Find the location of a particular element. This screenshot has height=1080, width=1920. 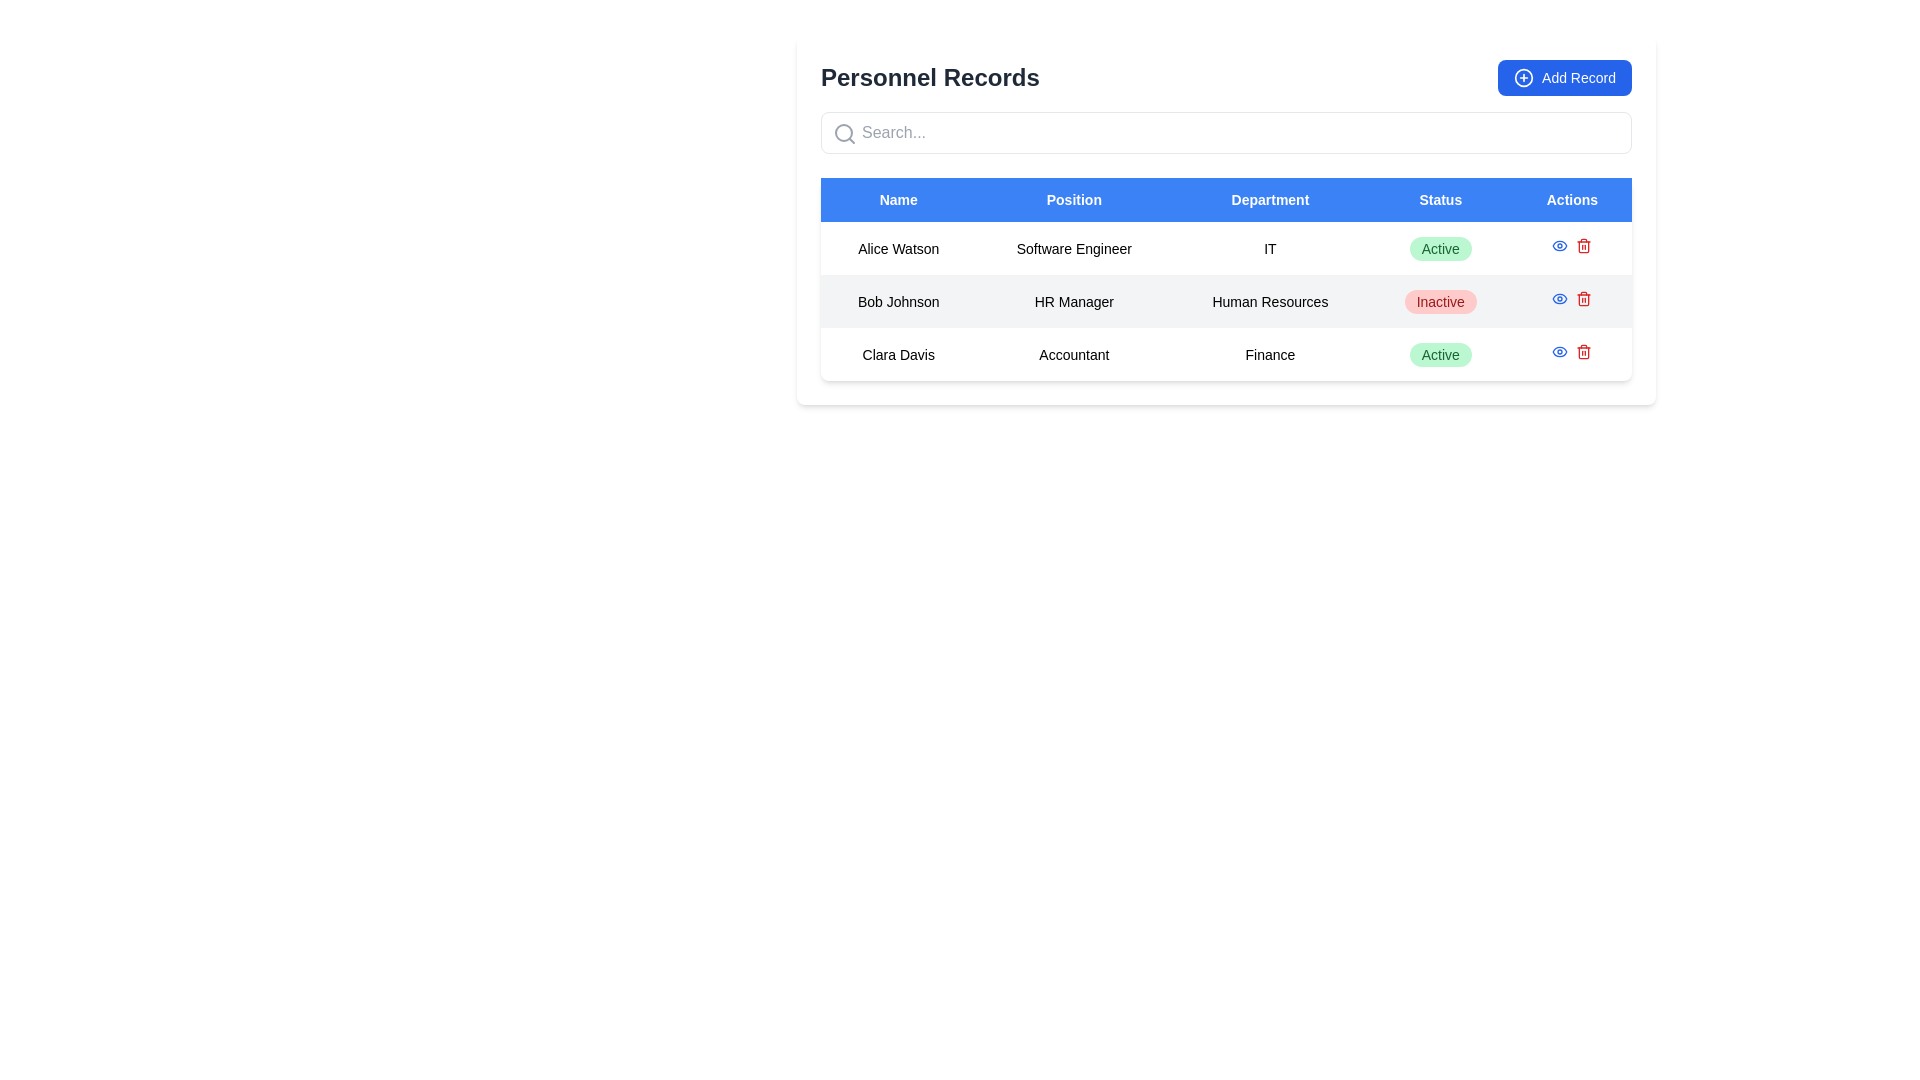

the magnifying glass icon, which is styled with a circular outline and handle, located at the left edge of the search input field is located at coordinates (844, 134).